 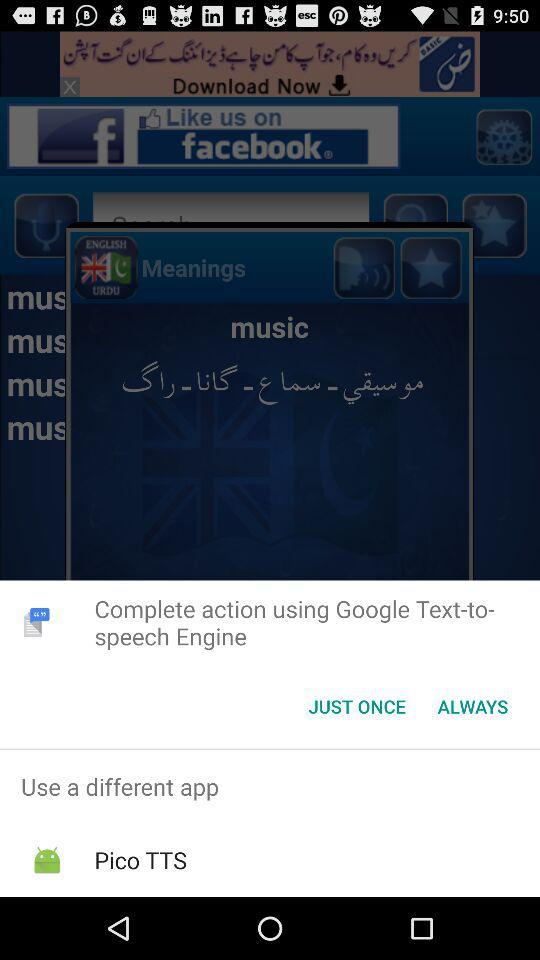 I want to click on the button to the left of the always, so click(x=356, y=706).